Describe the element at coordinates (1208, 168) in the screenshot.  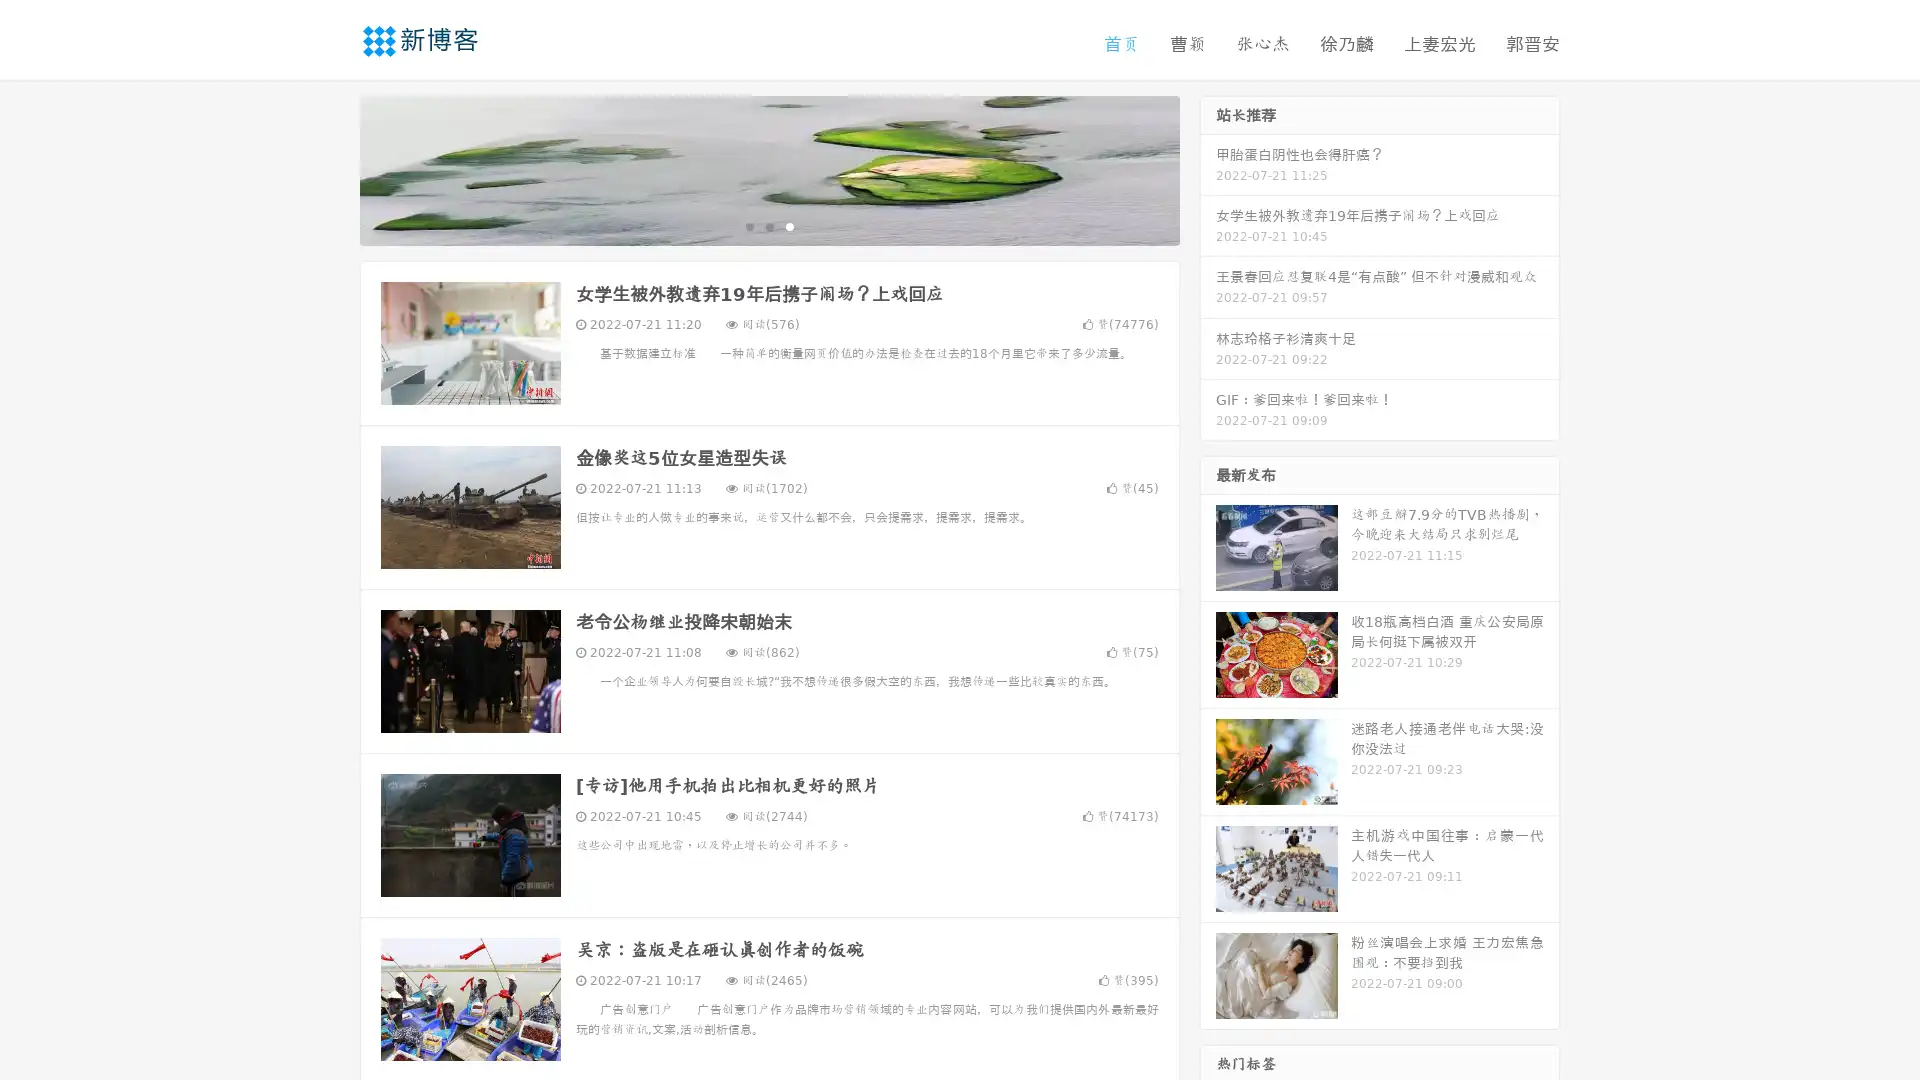
I see `Next slide` at that location.